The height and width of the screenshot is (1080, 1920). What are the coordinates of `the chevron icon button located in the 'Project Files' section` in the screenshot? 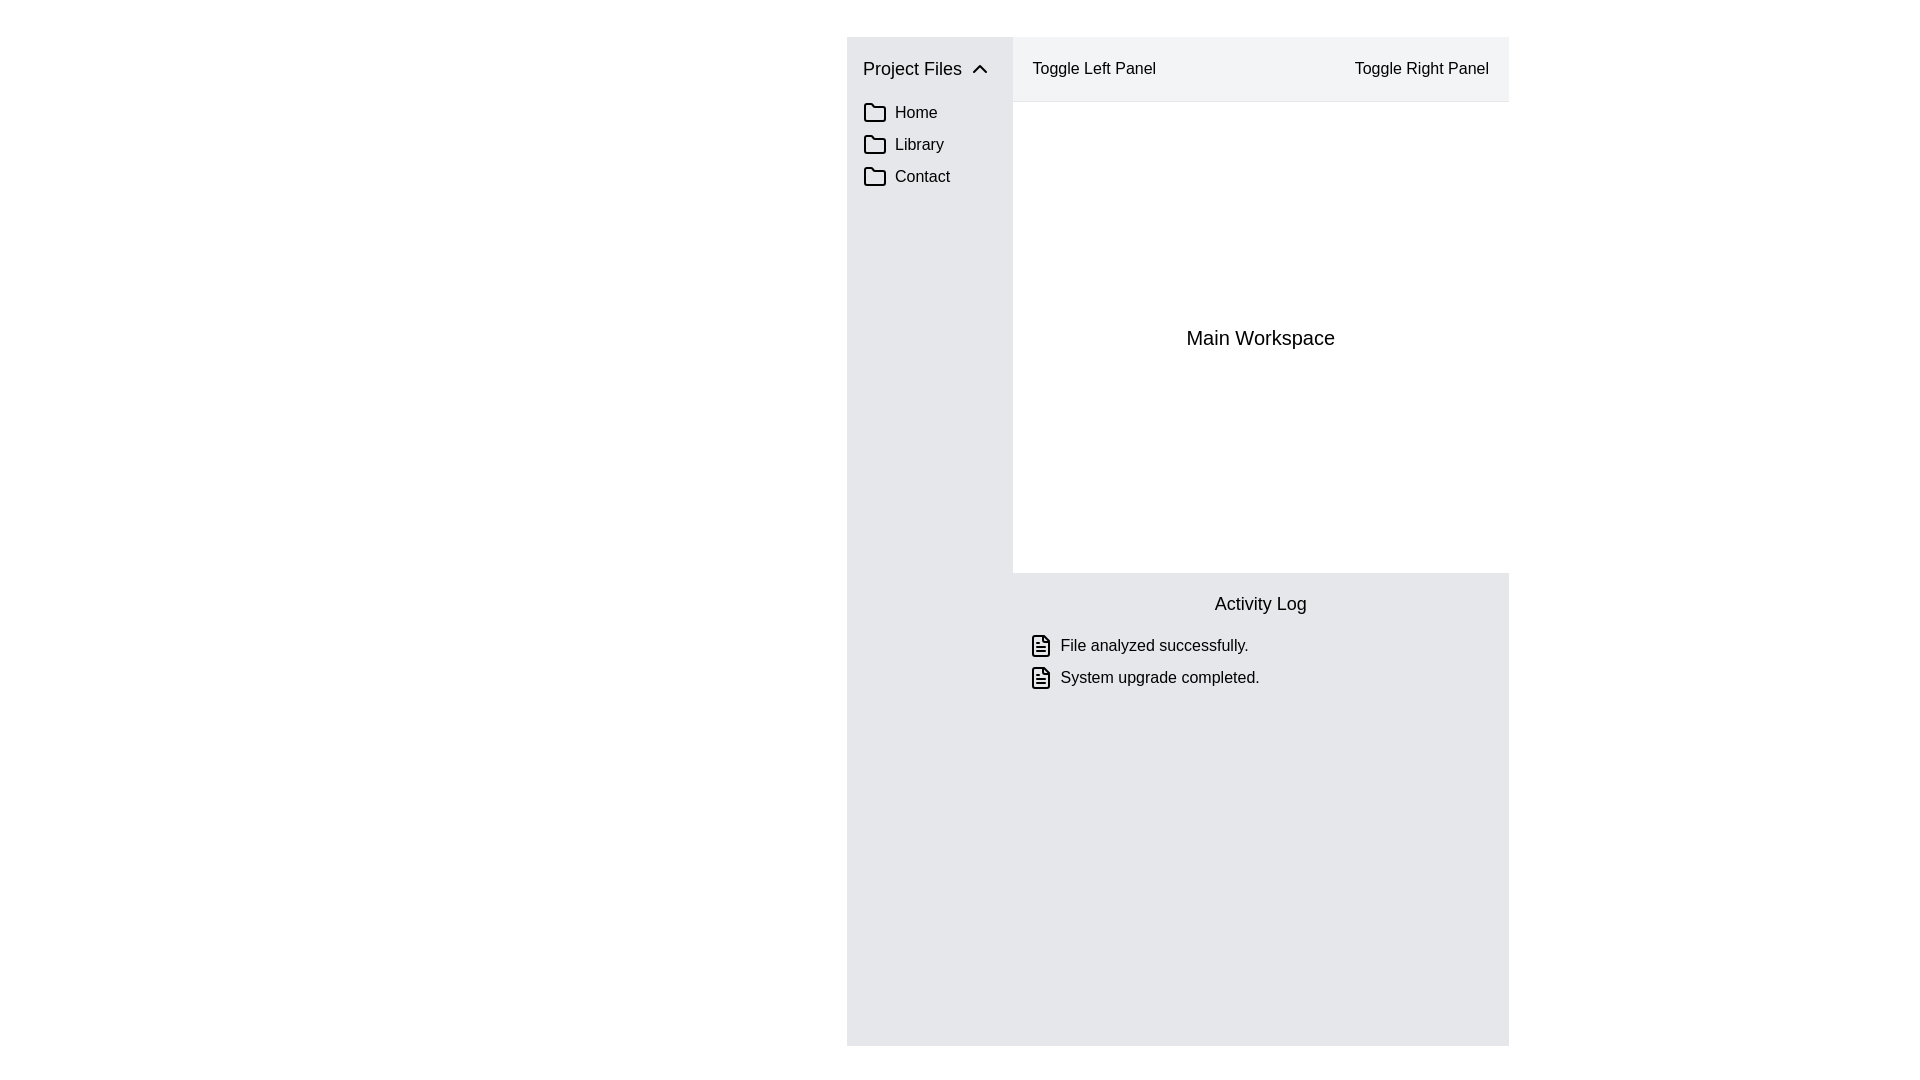 It's located at (979, 68).